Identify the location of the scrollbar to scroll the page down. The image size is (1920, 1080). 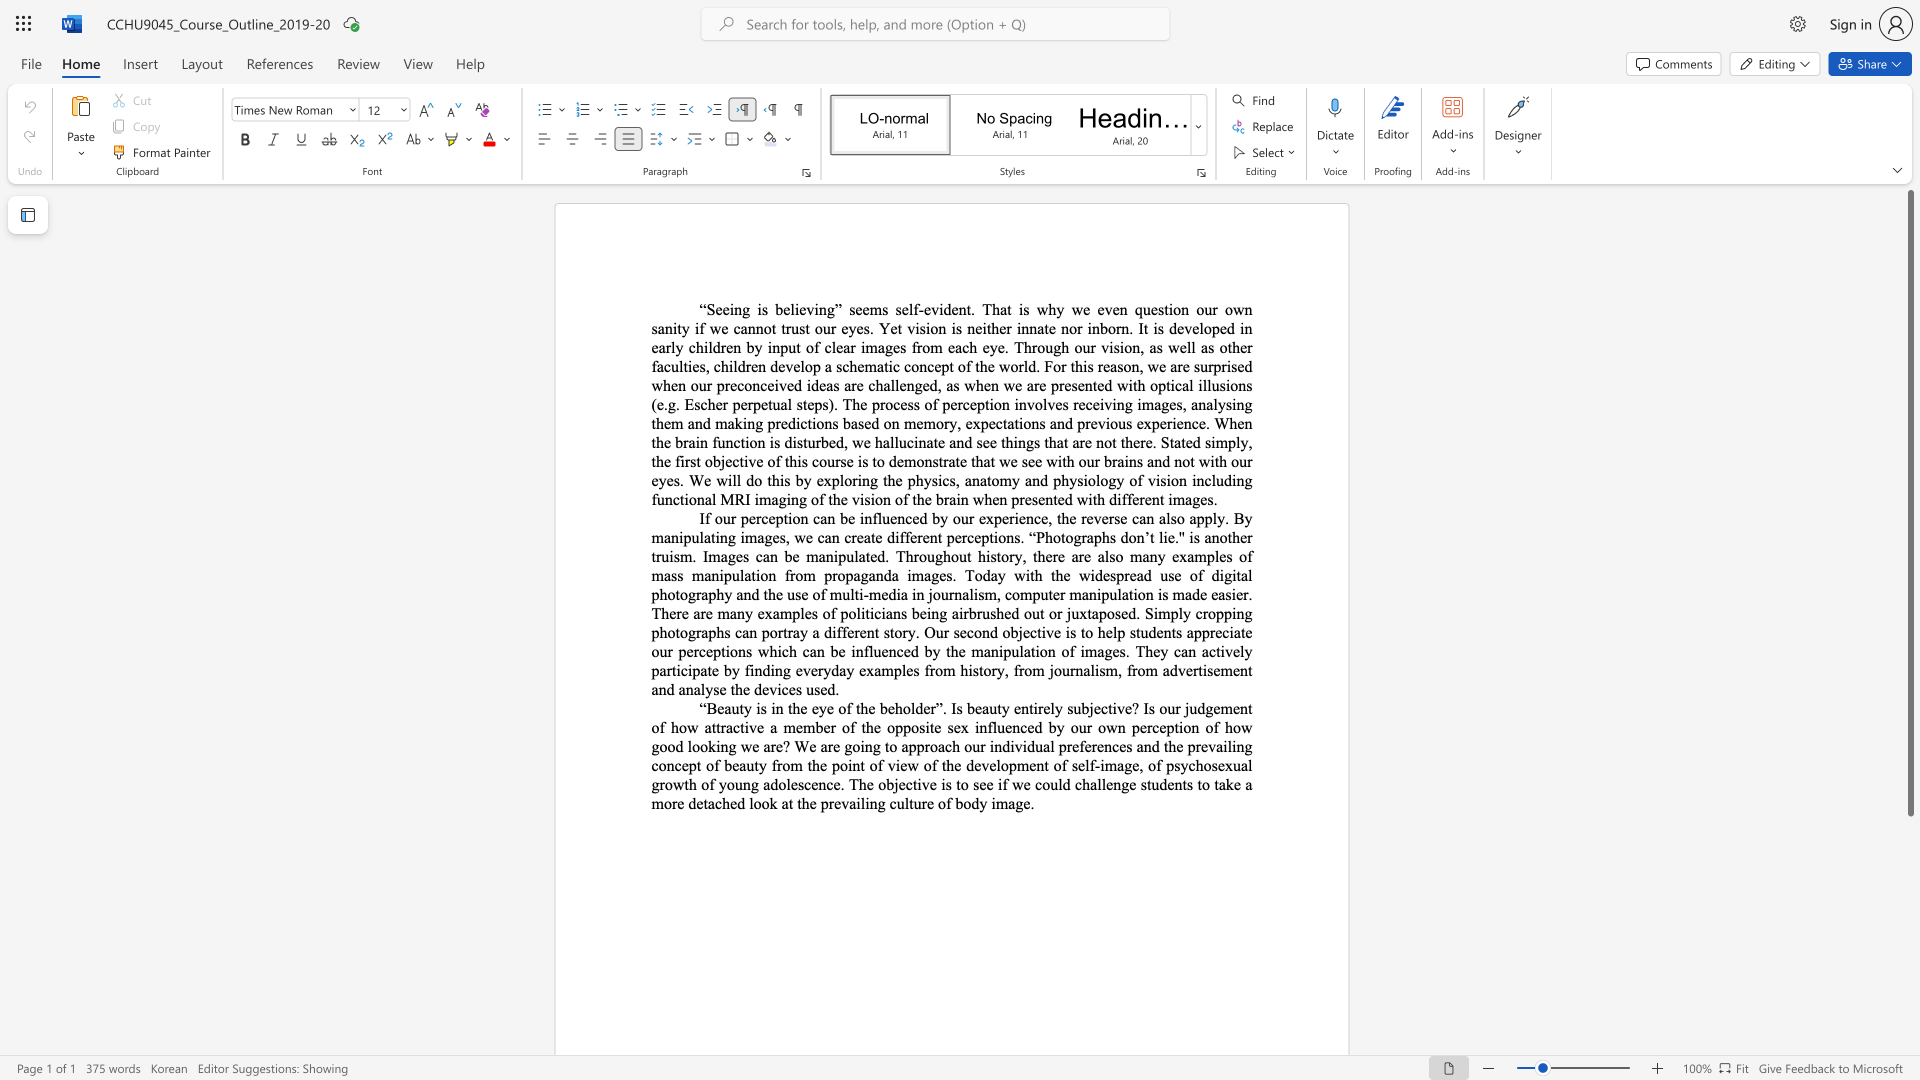
(1909, 840).